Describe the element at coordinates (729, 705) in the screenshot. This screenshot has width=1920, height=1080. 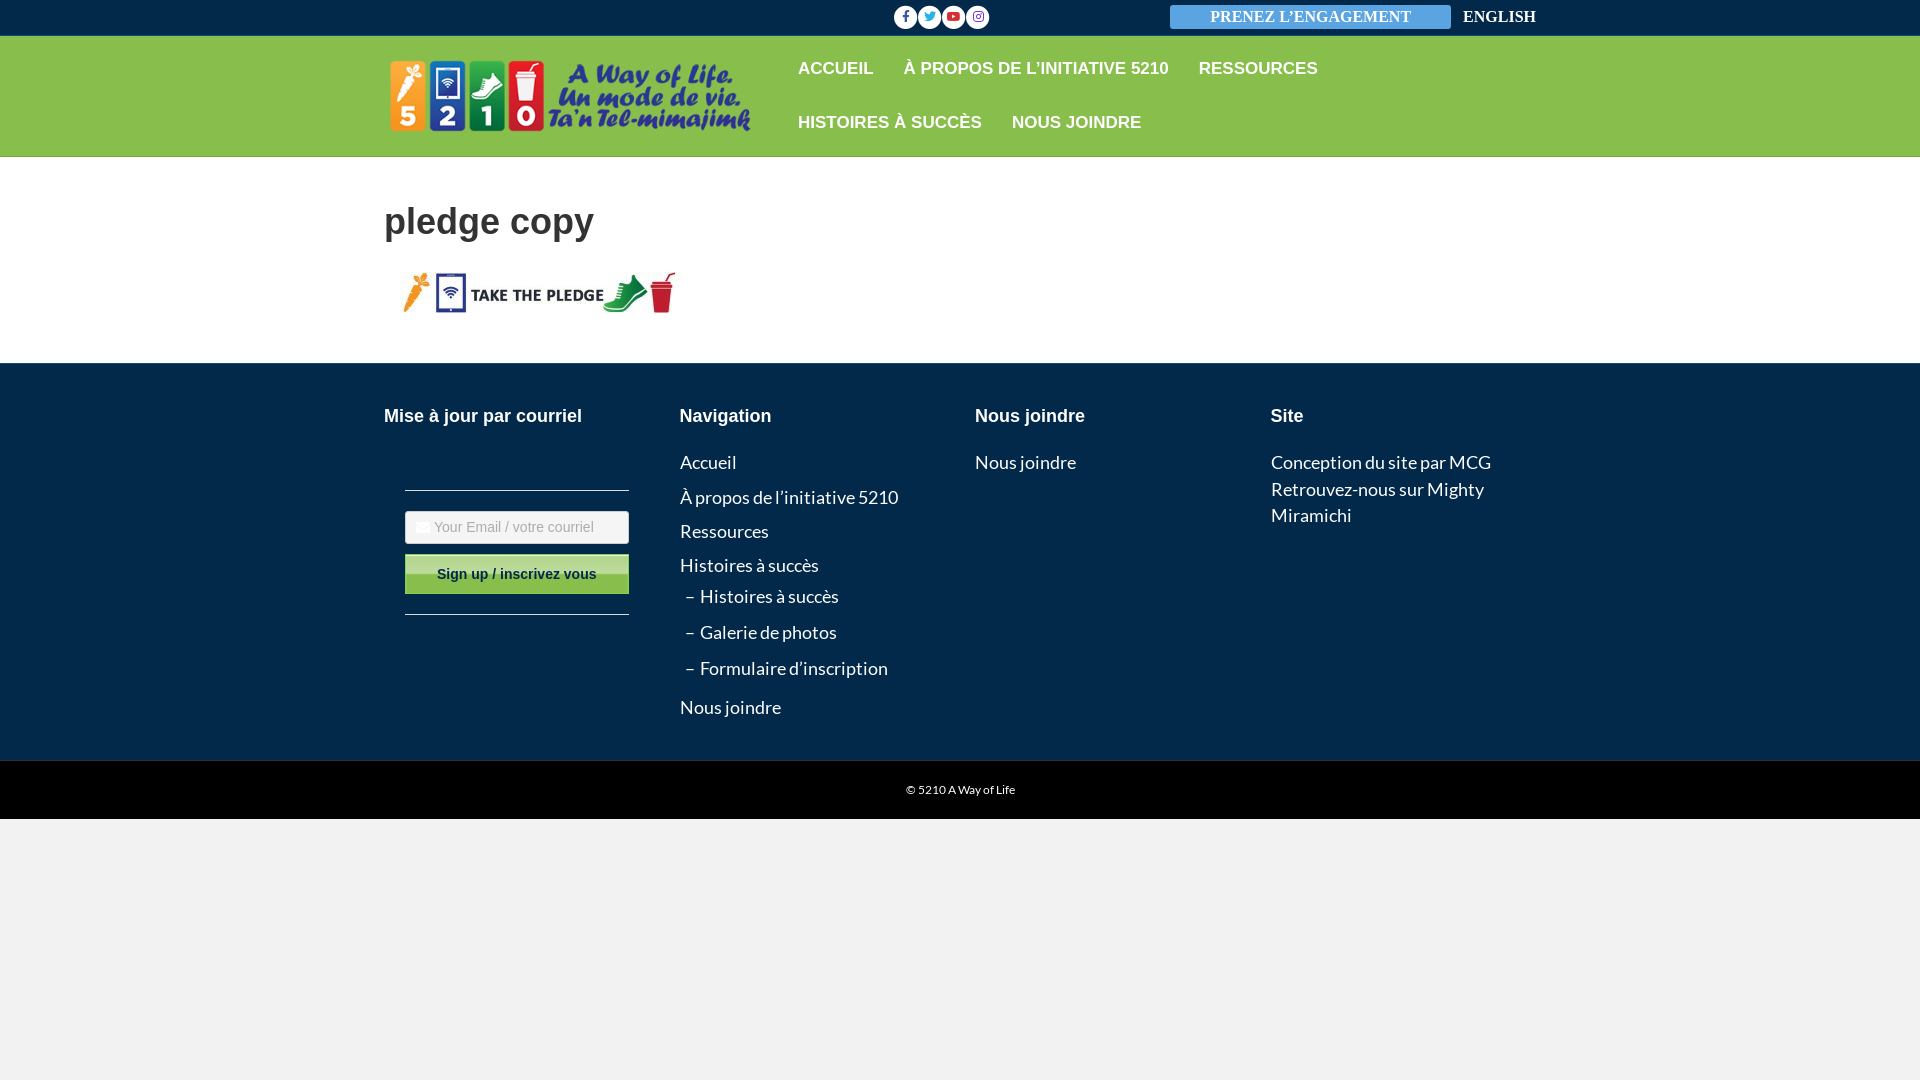
I see `'Nous joindre'` at that location.